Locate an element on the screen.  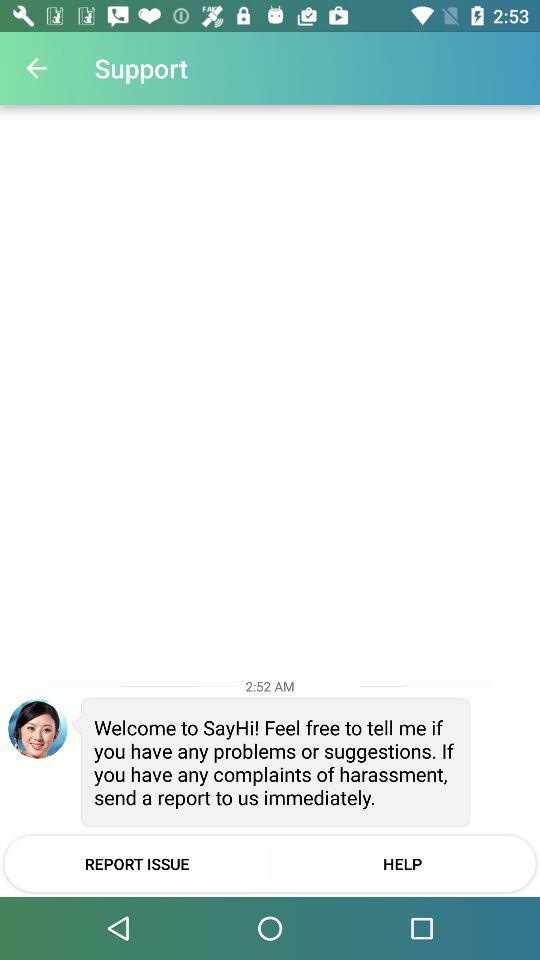
item below the welcome to sayhi is located at coordinates (136, 862).